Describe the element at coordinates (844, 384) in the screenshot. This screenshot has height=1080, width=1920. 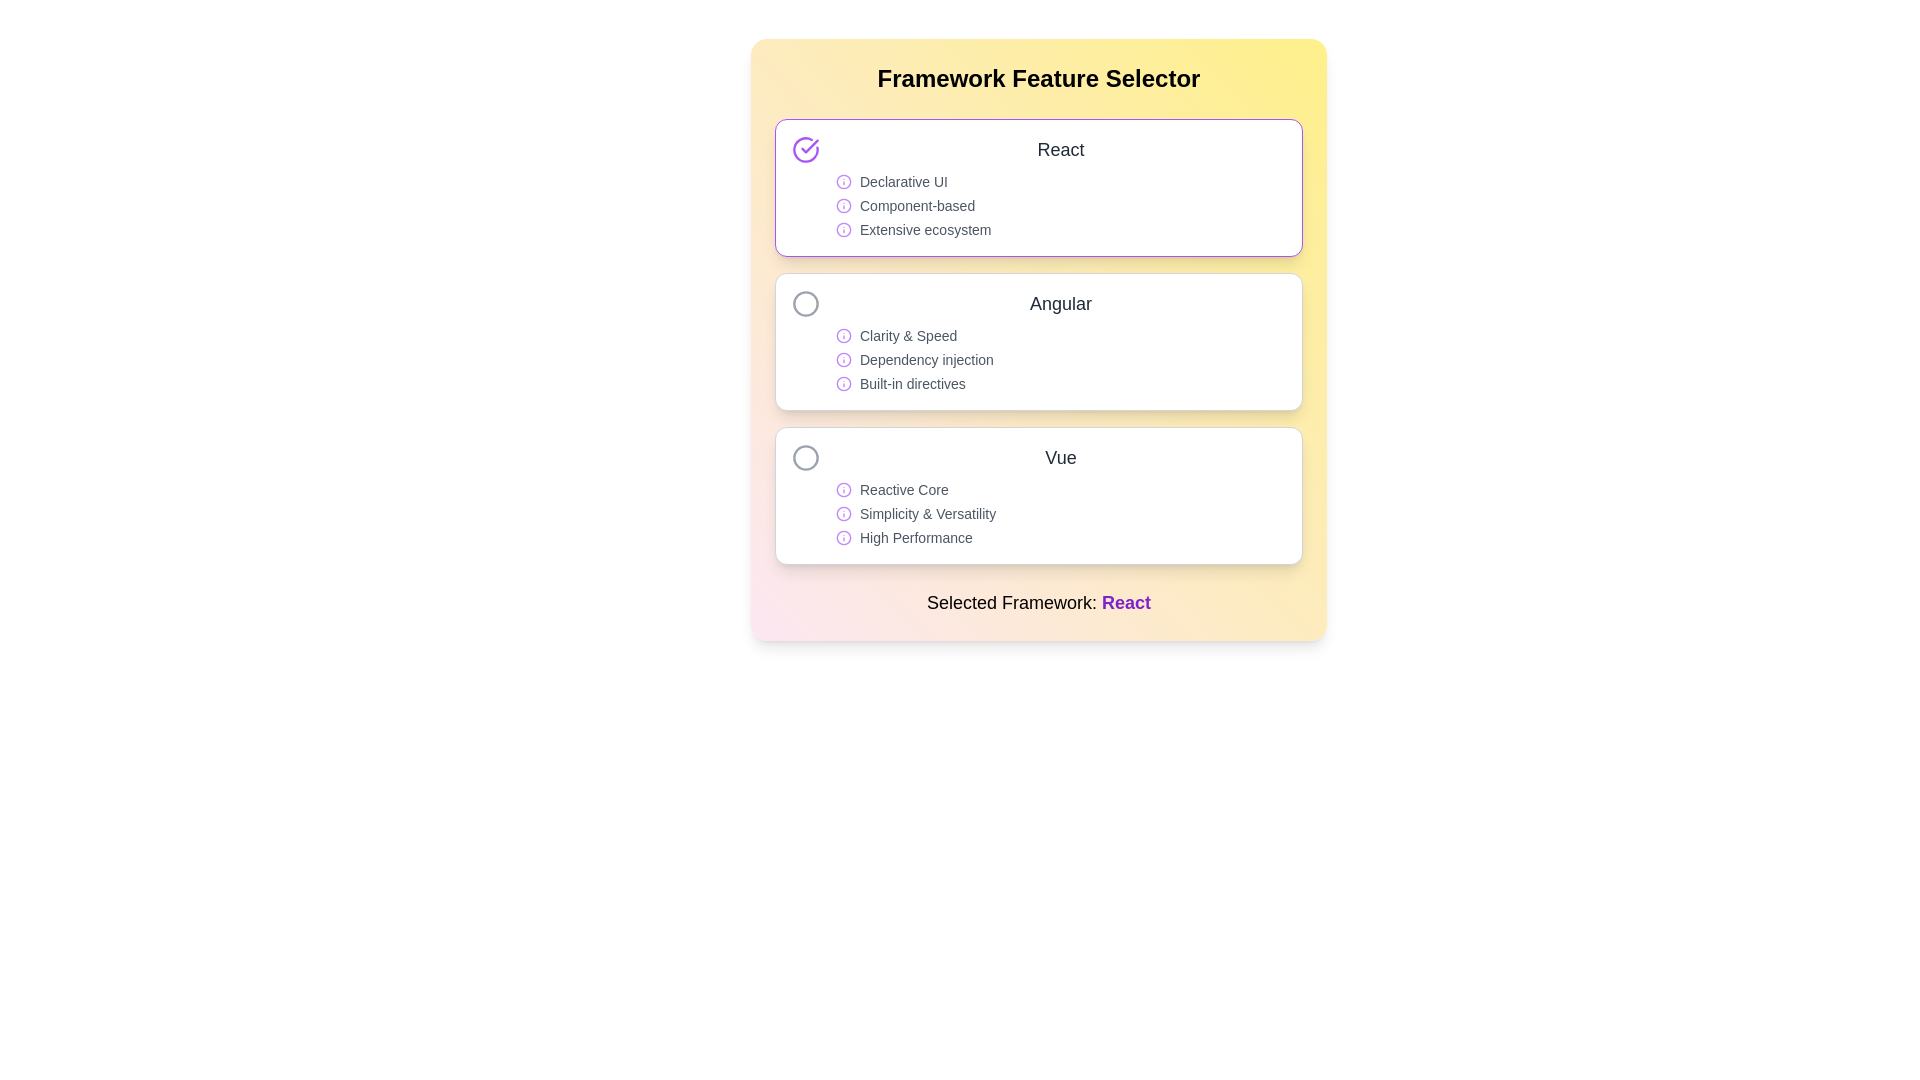
I see `the circular purple icon located within the icon group for the 'Angular' framework option, positioned in the middle of the three options` at that location.